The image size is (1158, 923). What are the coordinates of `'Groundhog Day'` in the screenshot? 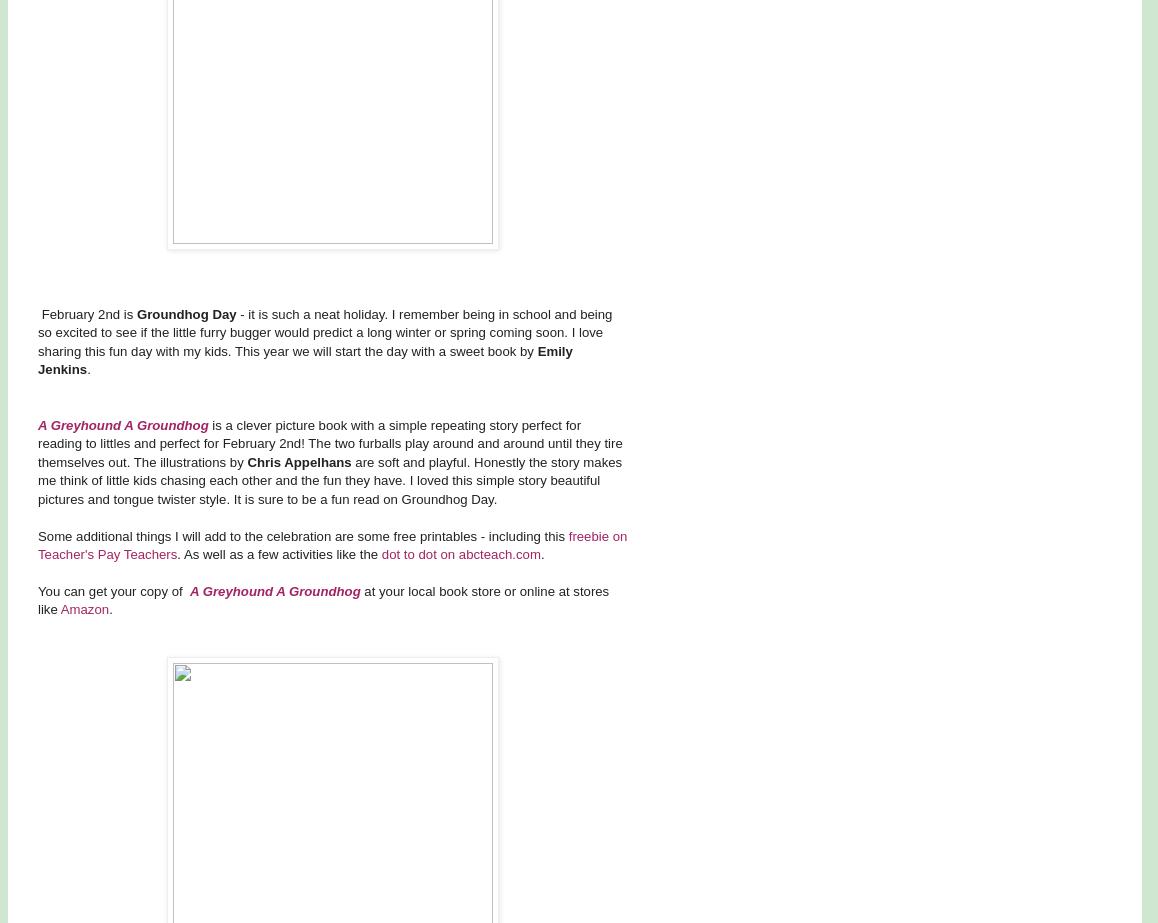 It's located at (185, 313).